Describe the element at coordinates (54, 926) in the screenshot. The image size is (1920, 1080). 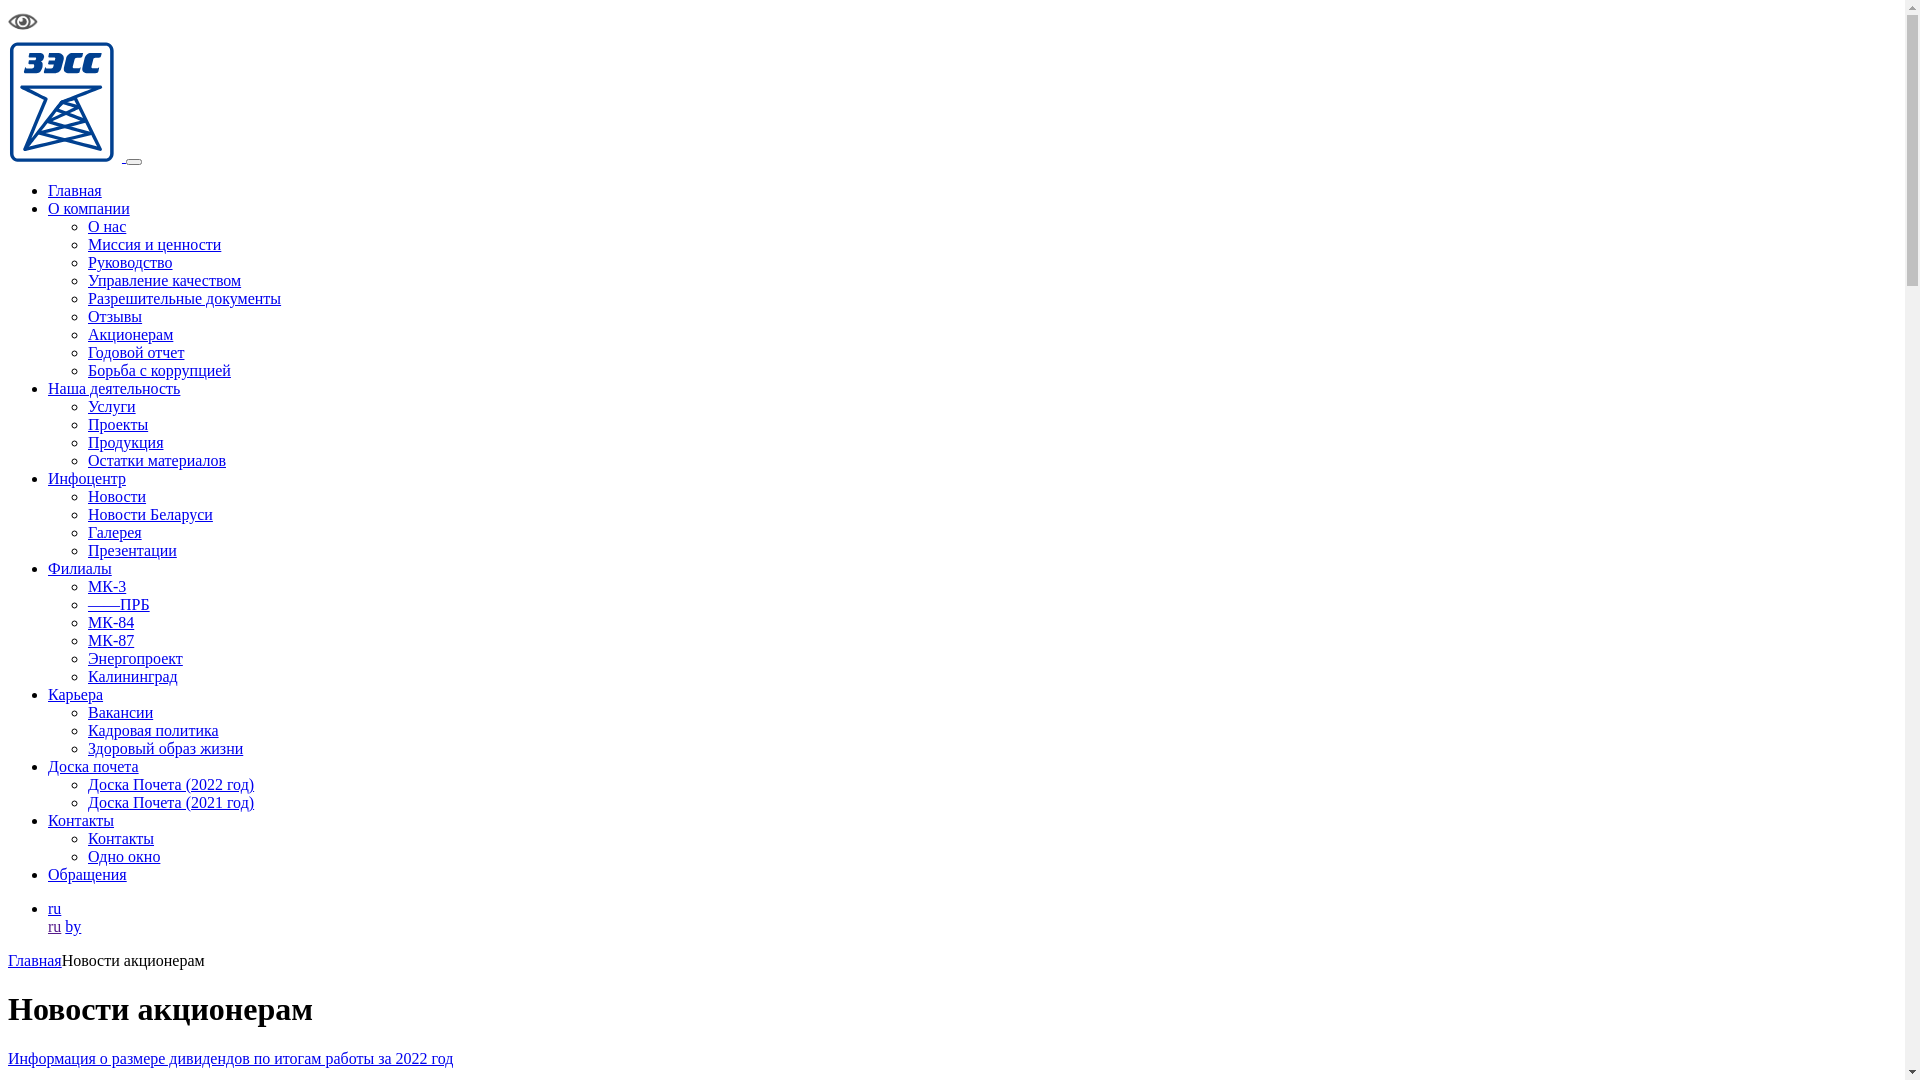
I see `'ru'` at that location.